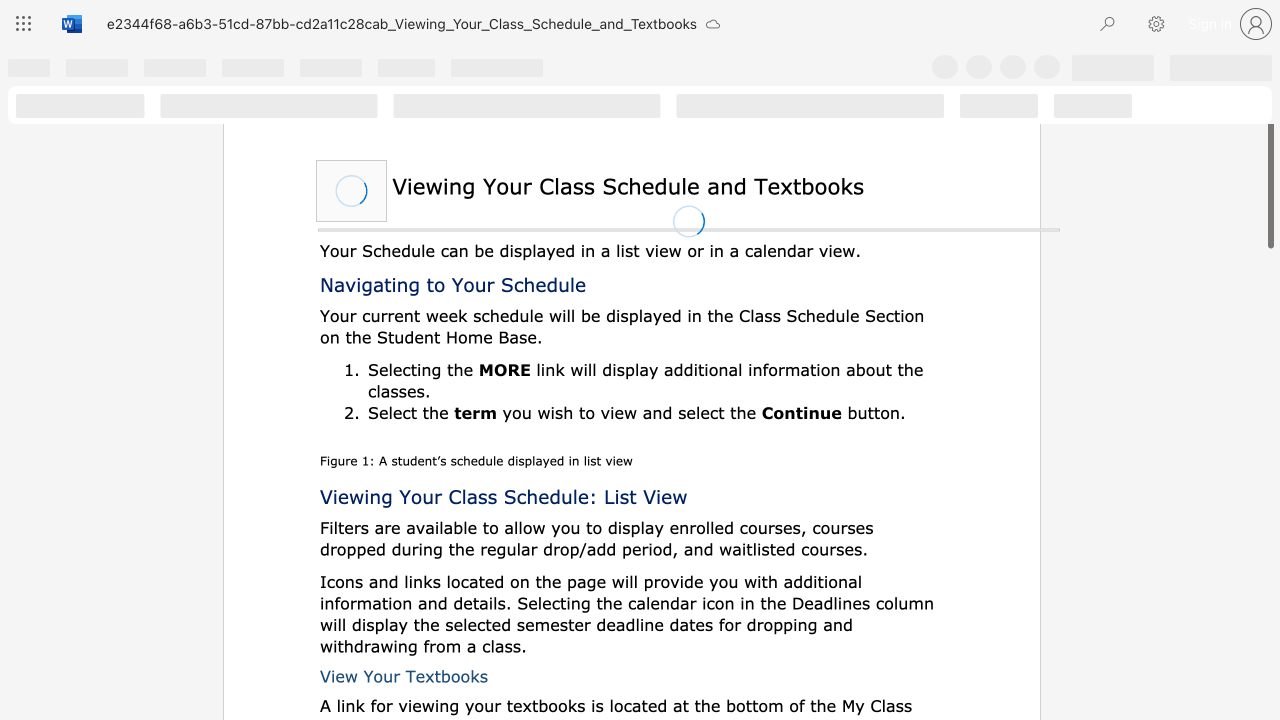  Describe the element at coordinates (1269, 560) in the screenshot. I see `the scrollbar on the right side to scroll the page down` at that location.